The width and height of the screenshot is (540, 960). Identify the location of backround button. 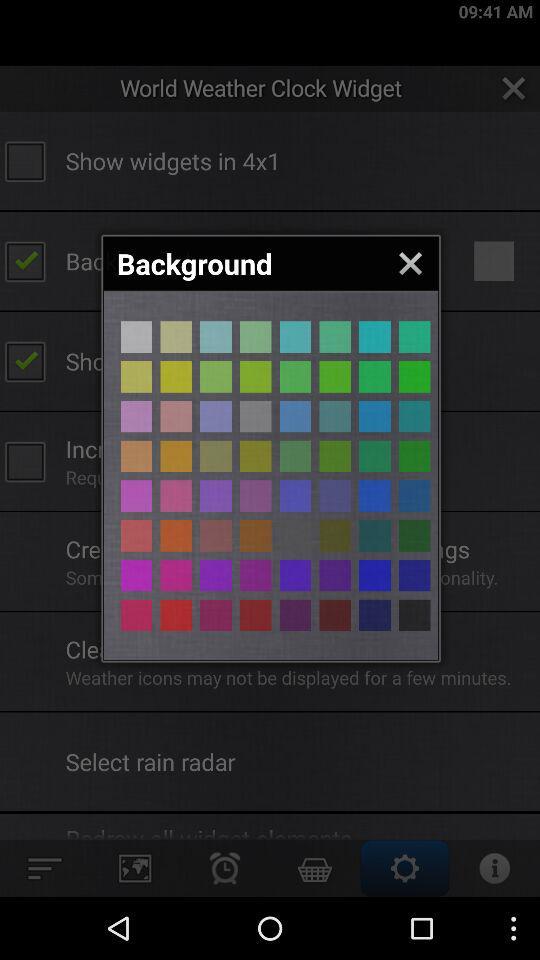
(413, 456).